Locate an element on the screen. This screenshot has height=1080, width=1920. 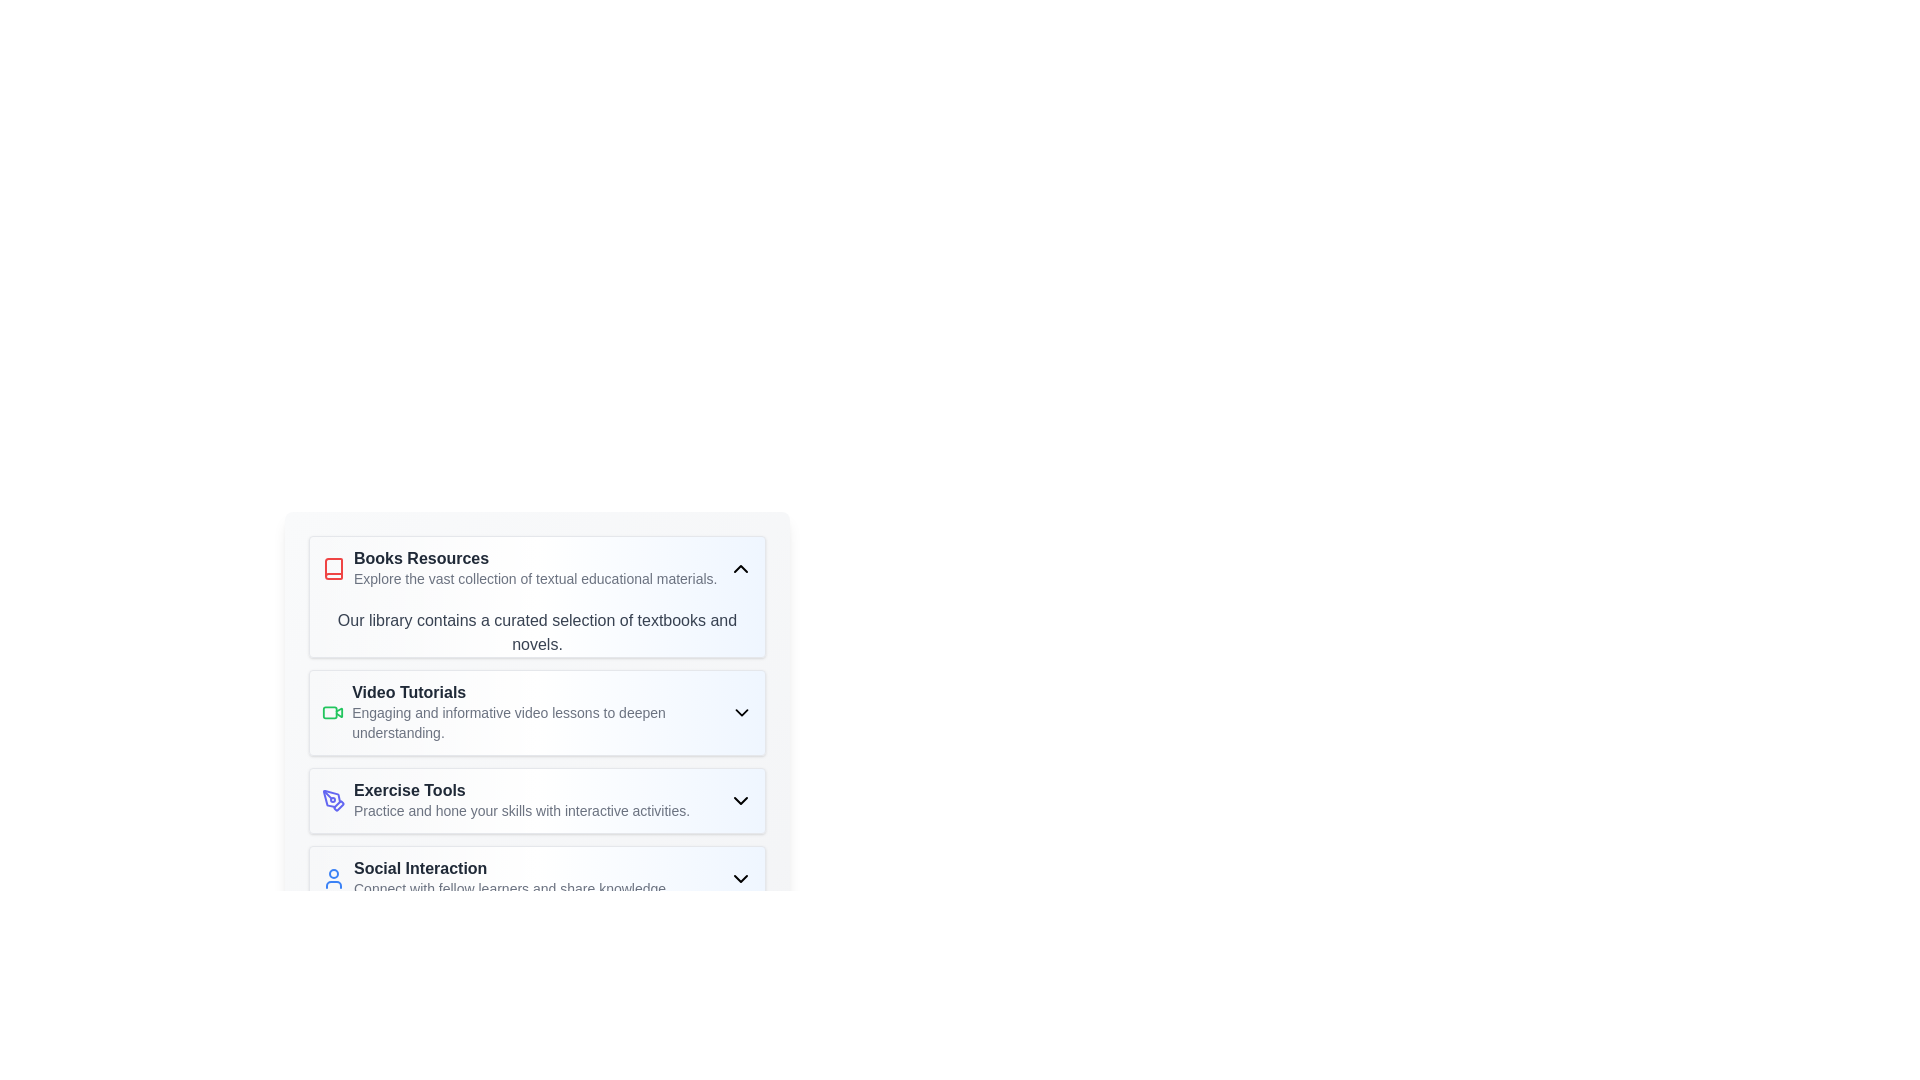
information displayed in the small gray text that states 'Engaging and informative video lessons to deepen understanding.', located directly below the 'Video Tutorials' title is located at coordinates (541, 722).